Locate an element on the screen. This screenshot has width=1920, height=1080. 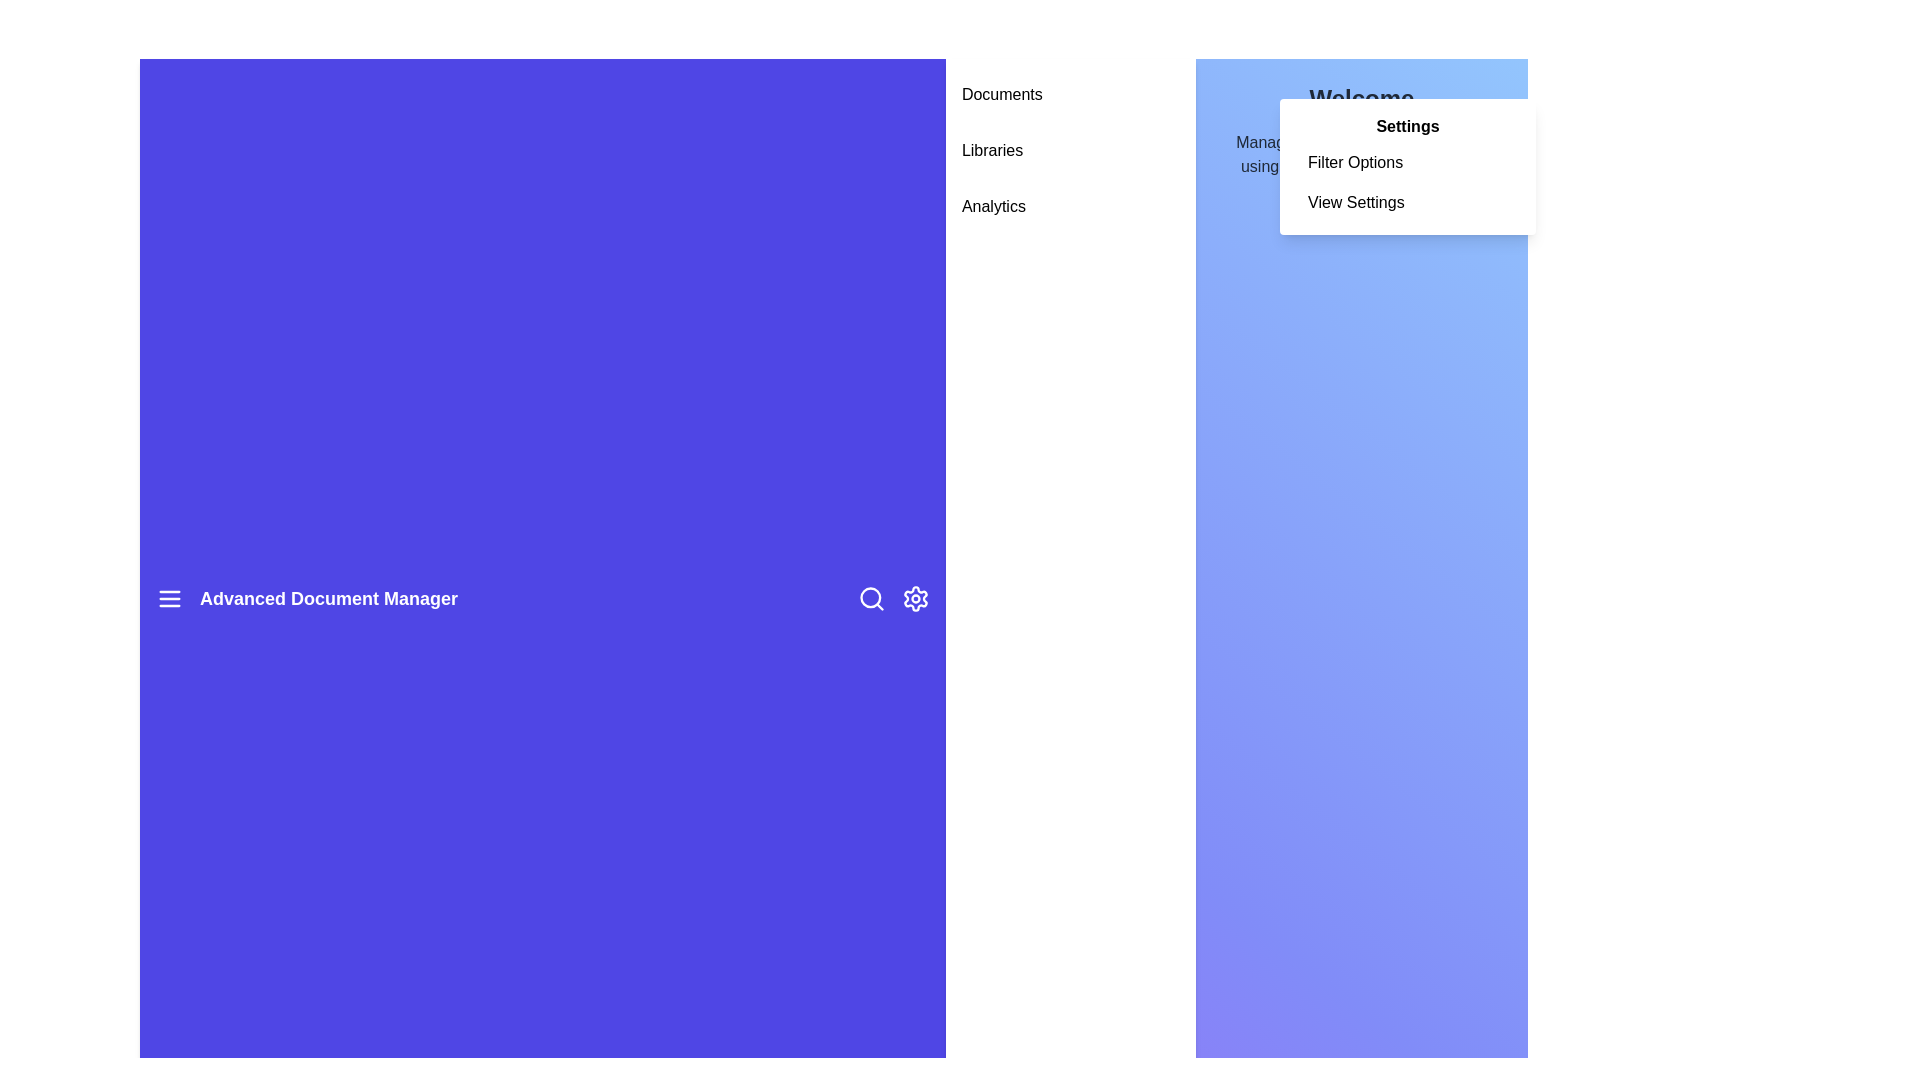
the search icon to initiate a search is located at coordinates (871, 597).